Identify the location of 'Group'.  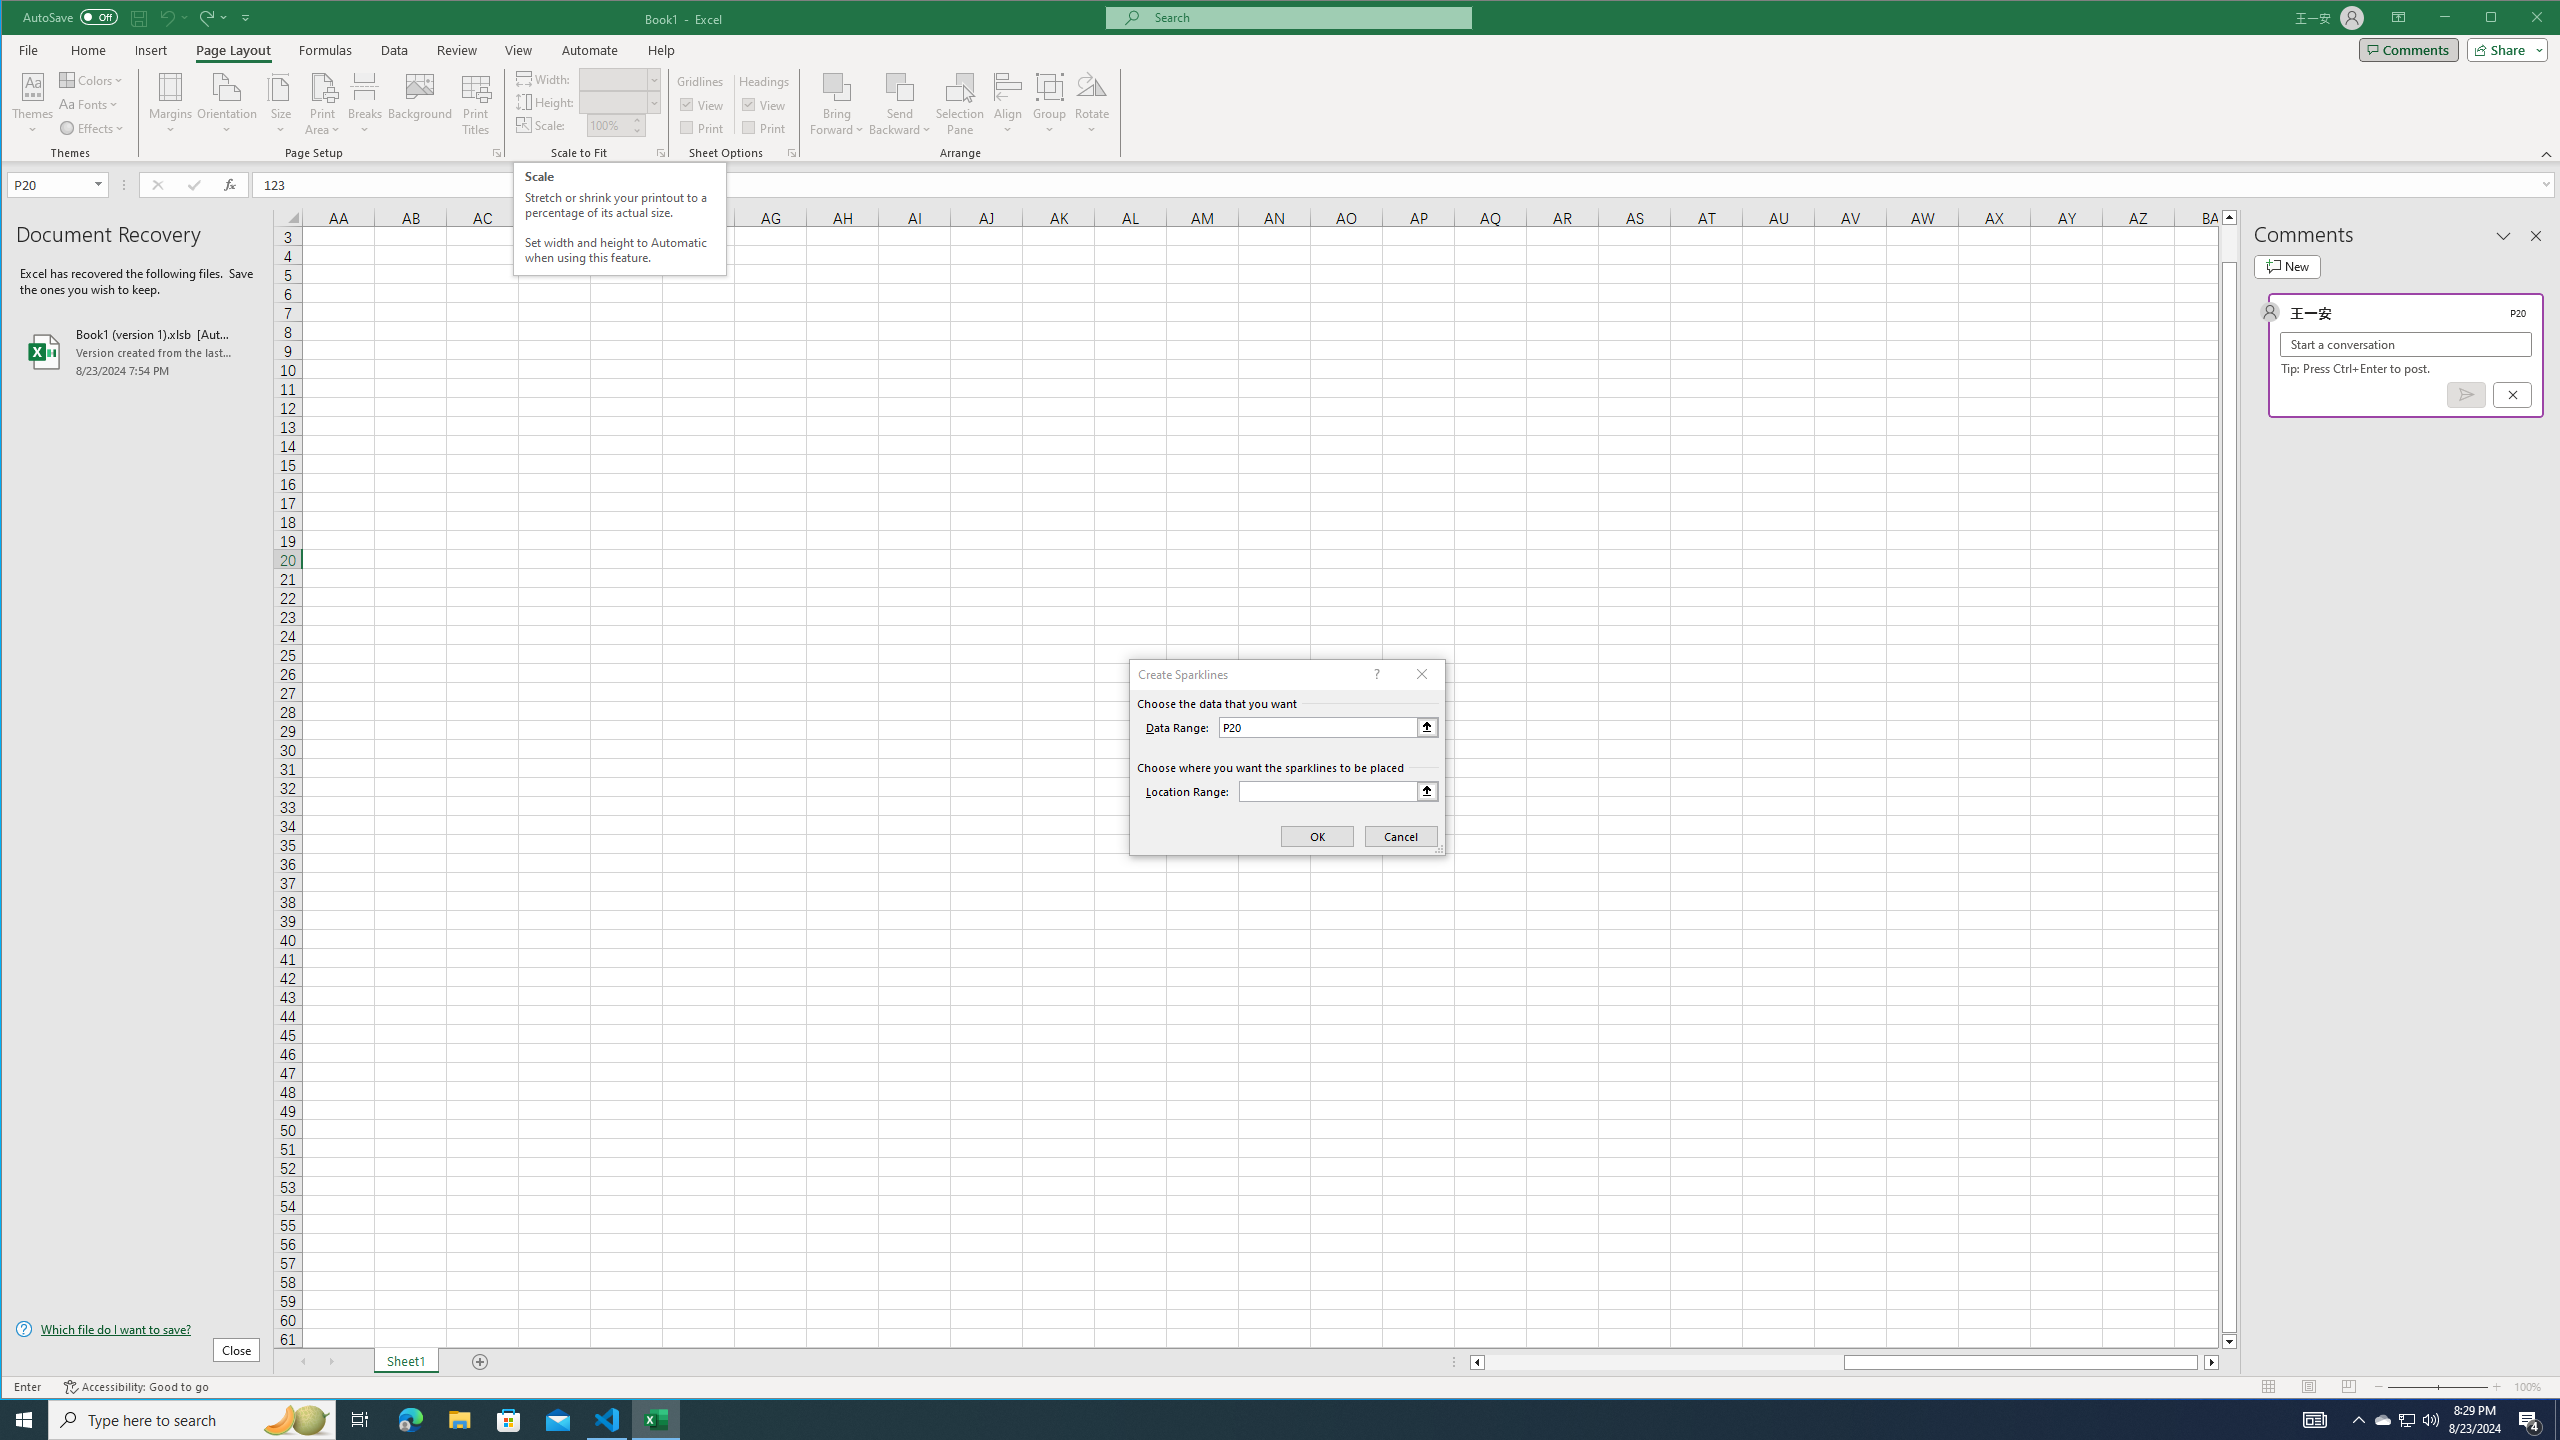
(1048, 103).